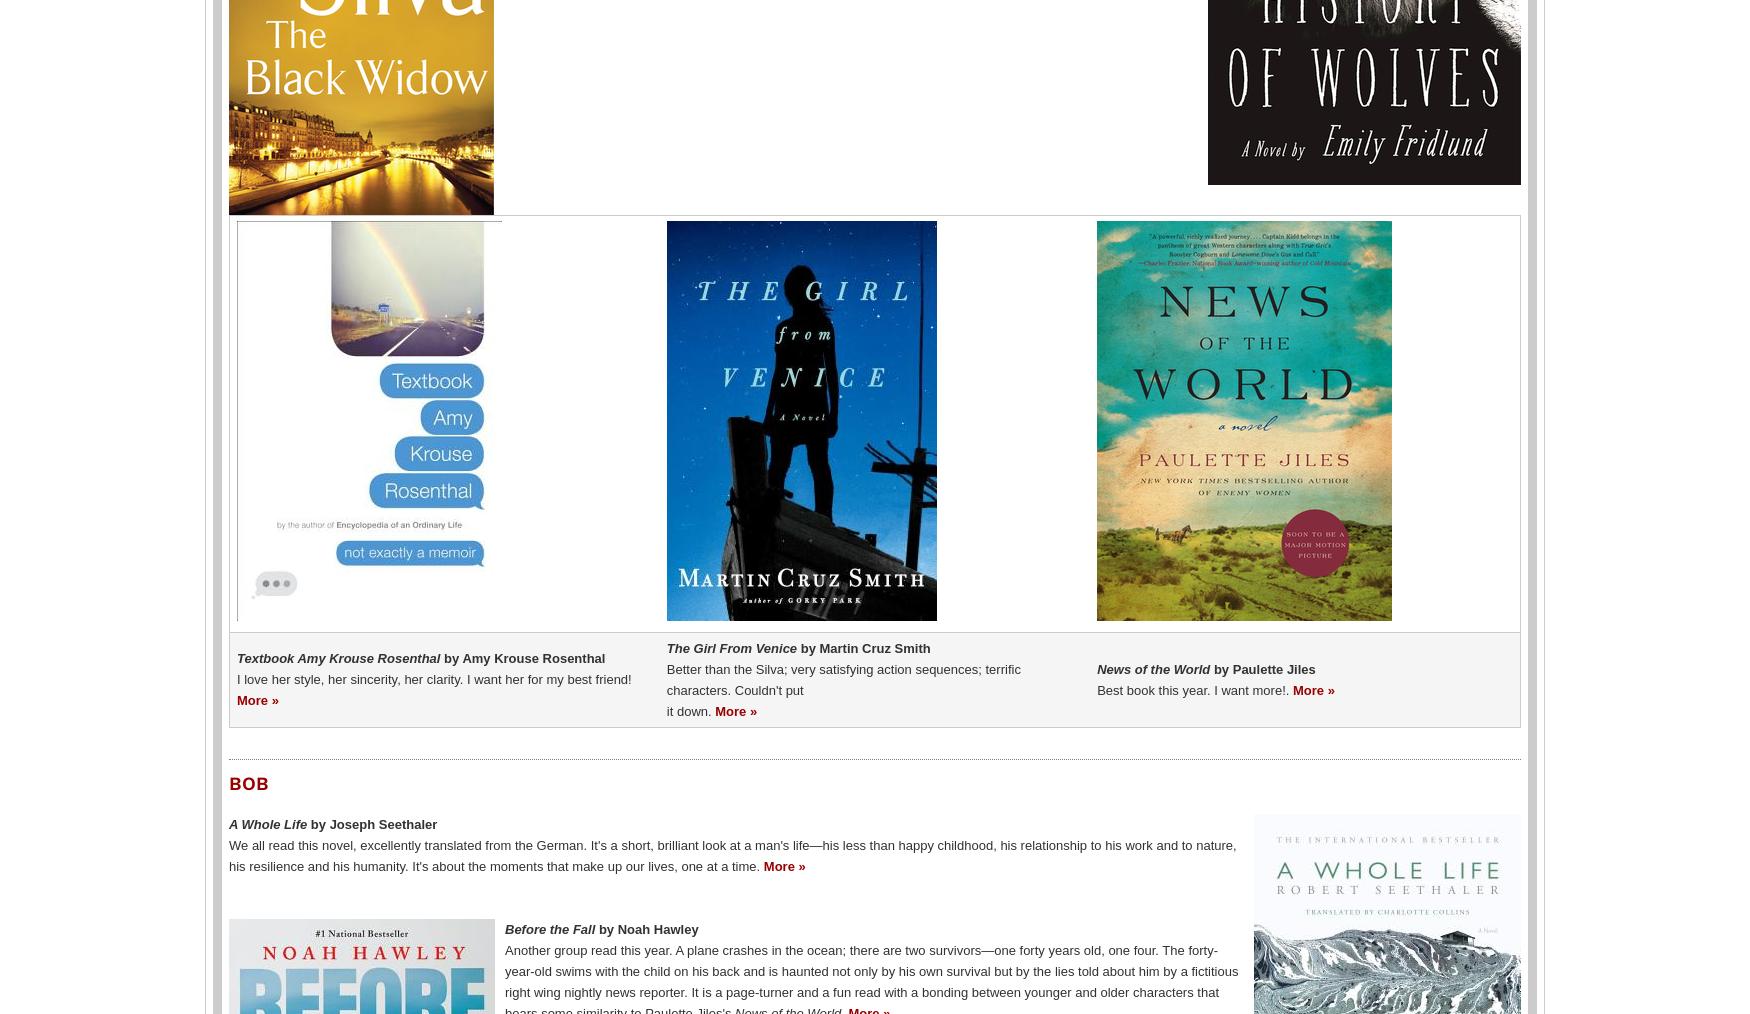 The height and width of the screenshot is (1014, 1750). What do you see at coordinates (795, 647) in the screenshot?
I see `'by Martin Cruz Smith'` at bounding box center [795, 647].